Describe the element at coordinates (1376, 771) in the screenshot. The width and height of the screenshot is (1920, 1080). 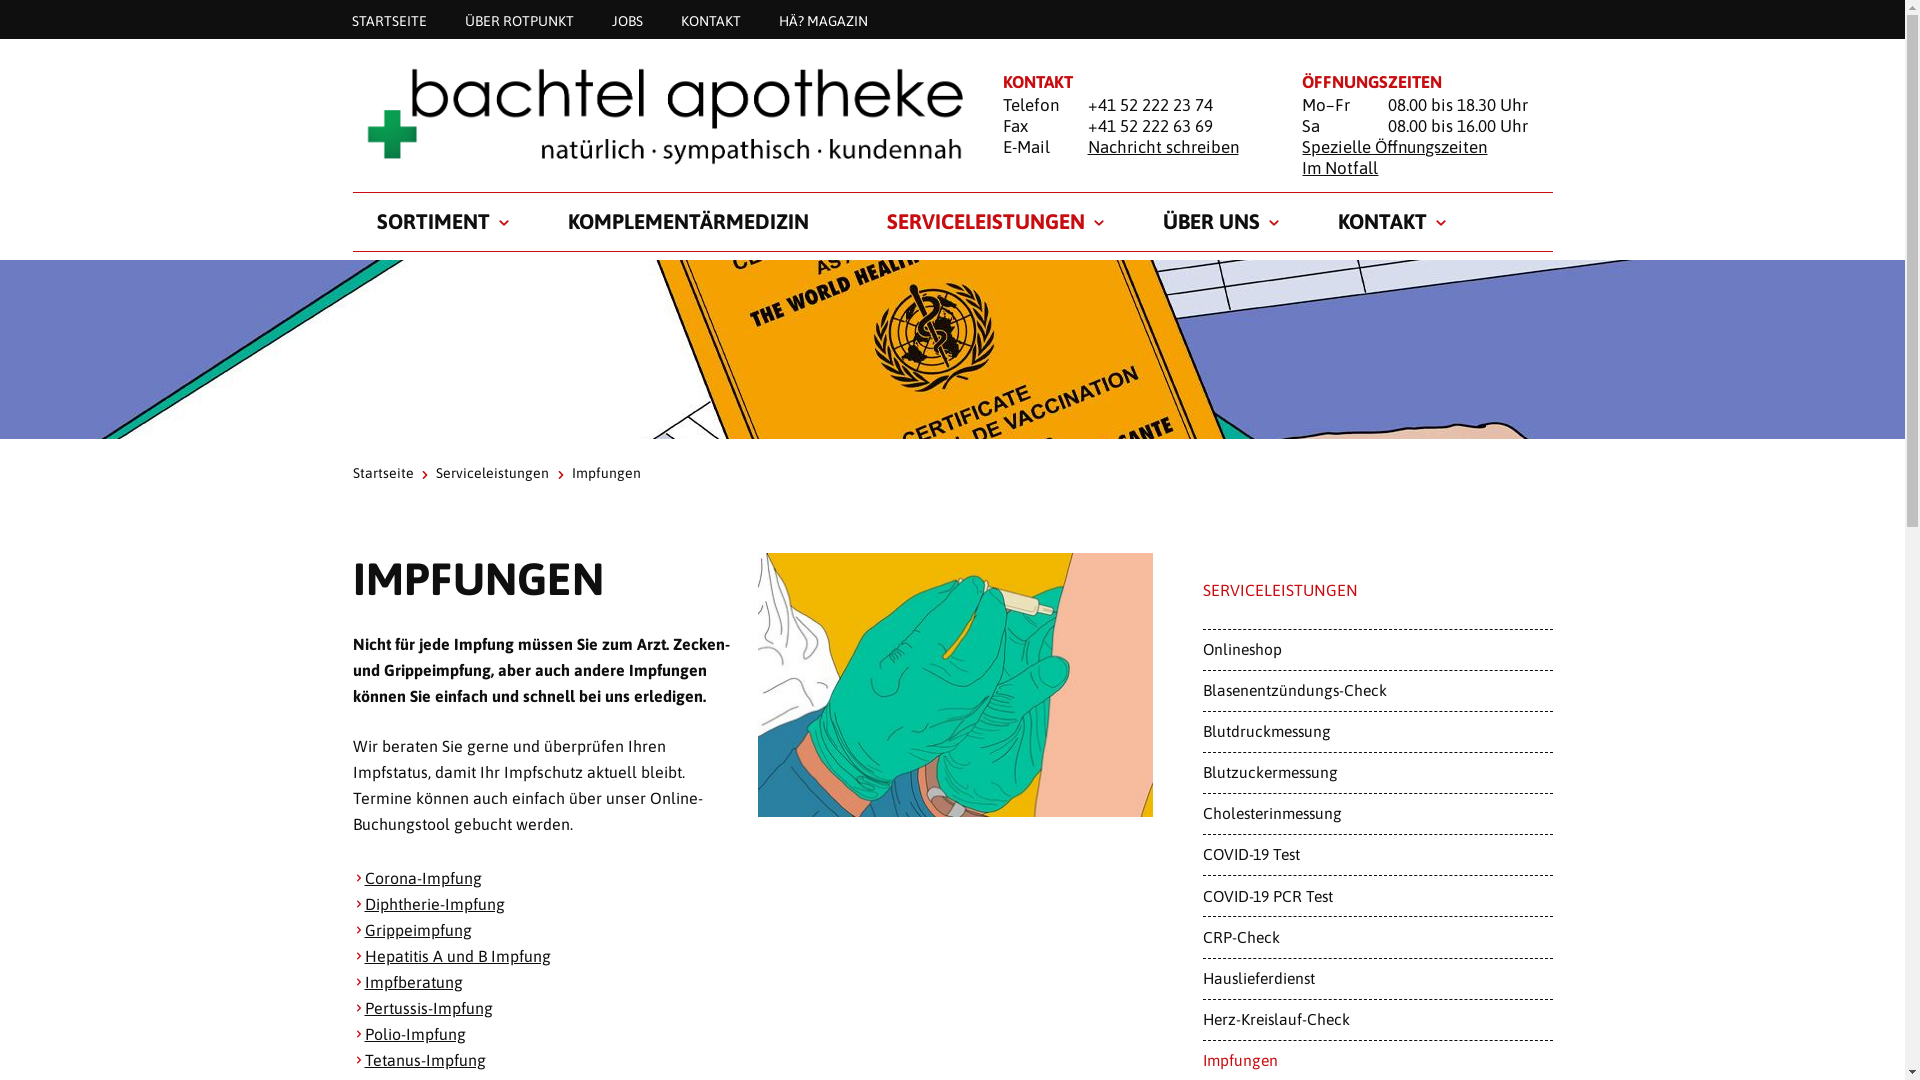
I see `'Blutzuckermessung'` at that location.